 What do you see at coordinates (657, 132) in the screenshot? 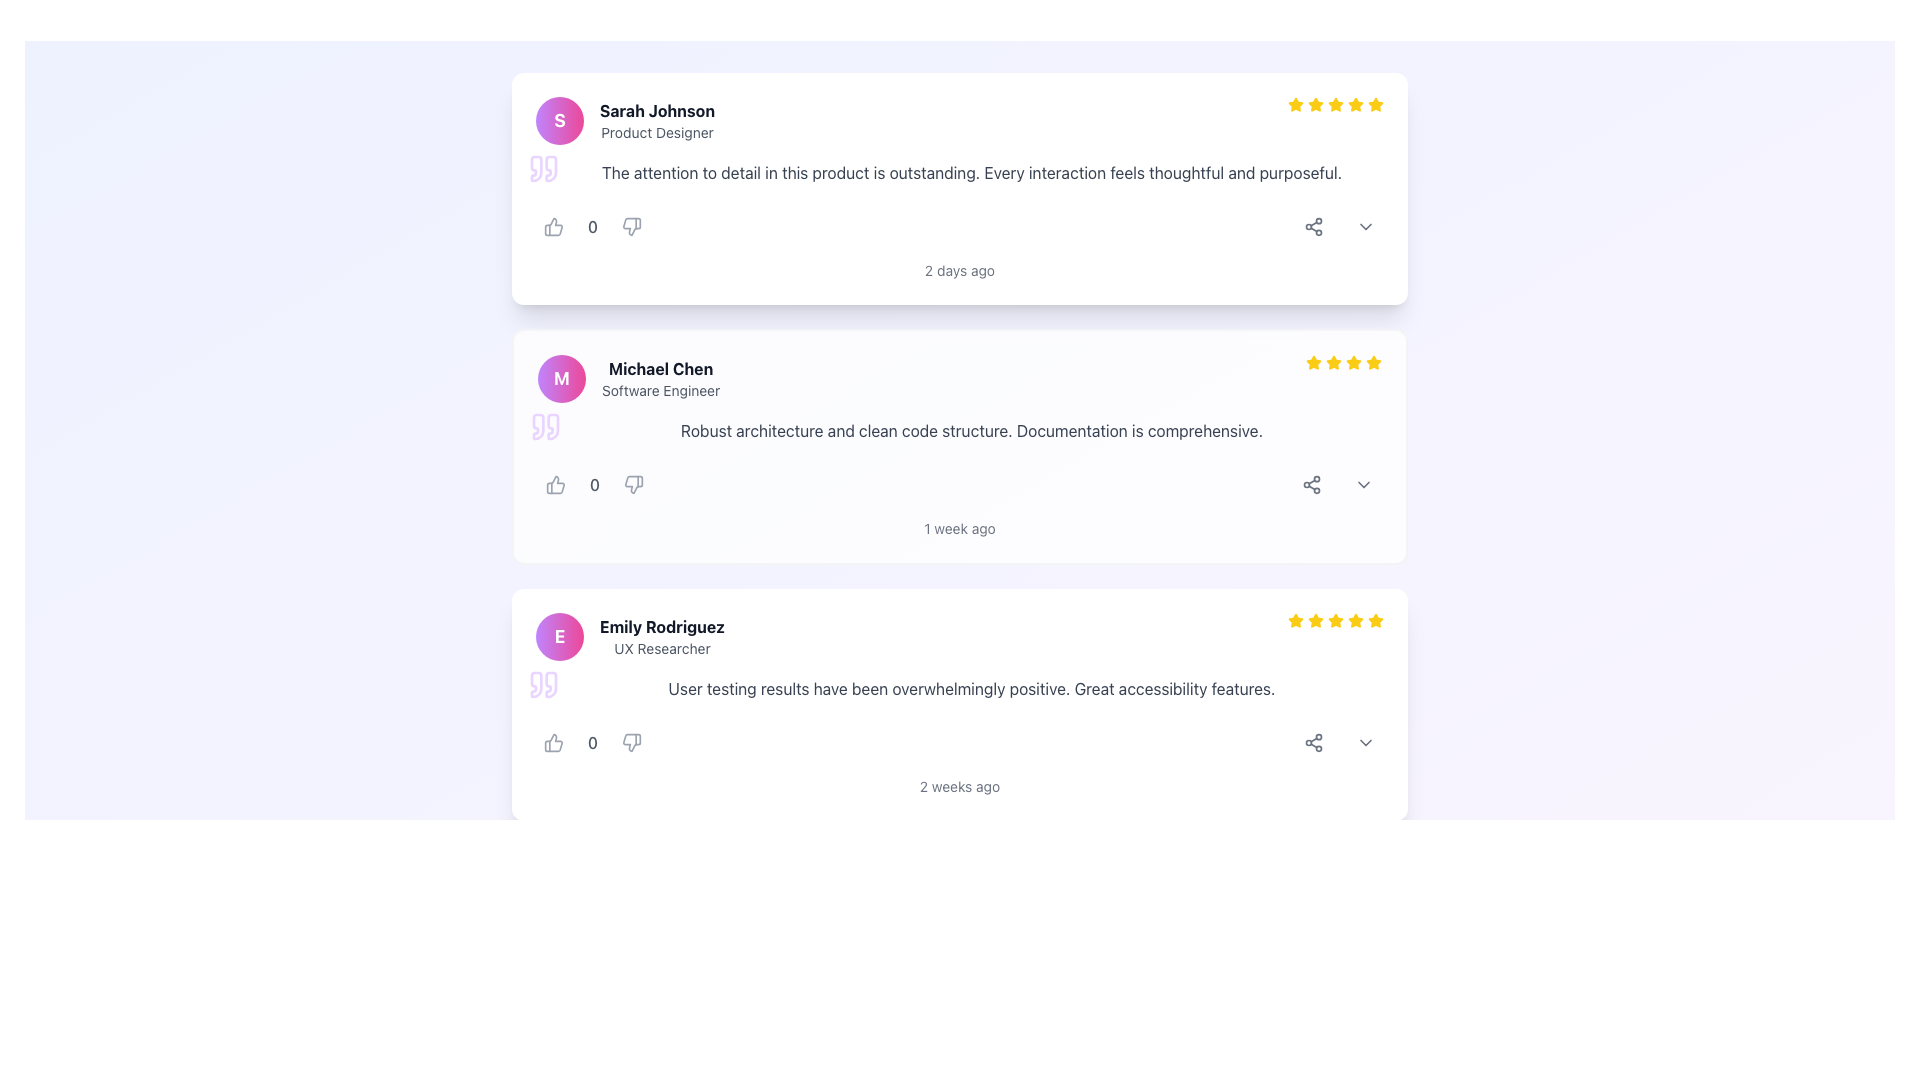
I see `text label that describes the job title or role of 'Sarah Johnson', which is located in the top-left section of the page under her name and designation 'Product Designer'` at bounding box center [657, 132].